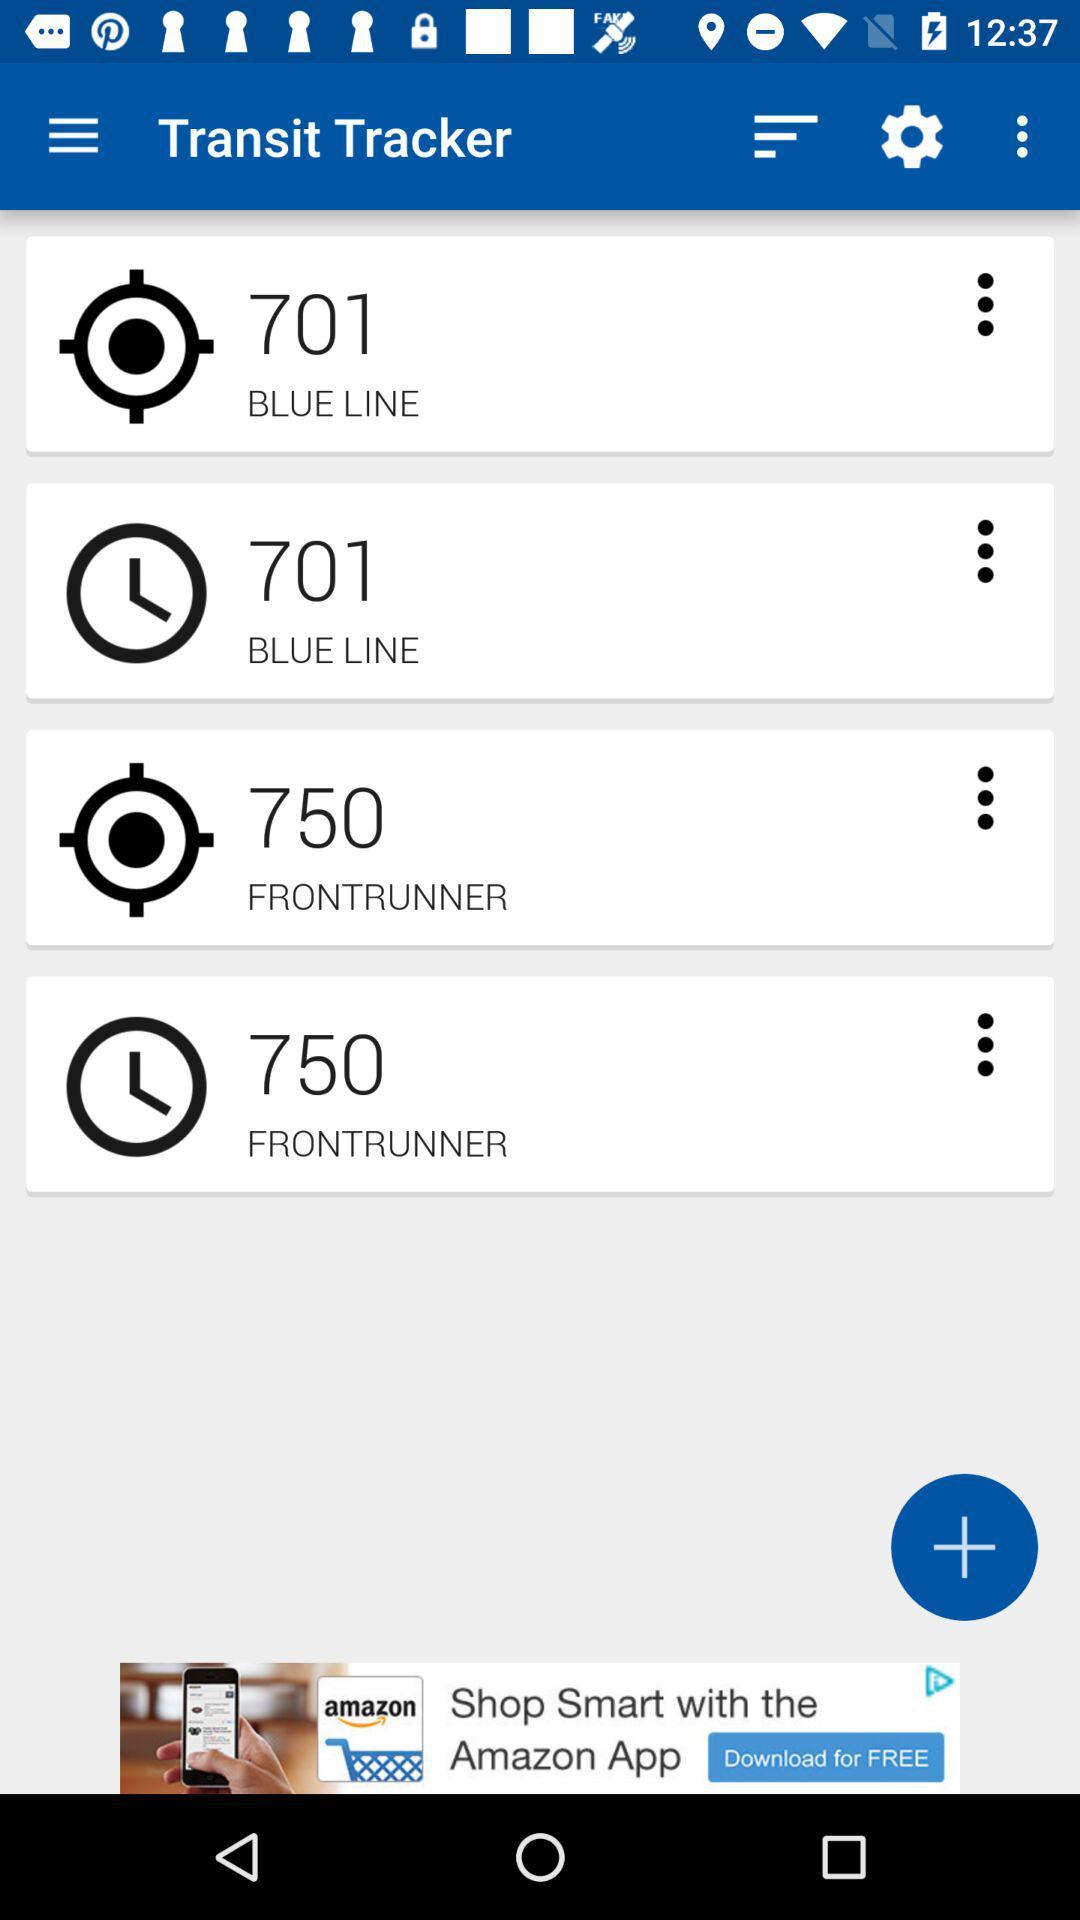 The height and width of the screenshot is (1920, 1080). Describe the element at coordinates (984, 551) in the screenshot. I see `open context menu` at that location.